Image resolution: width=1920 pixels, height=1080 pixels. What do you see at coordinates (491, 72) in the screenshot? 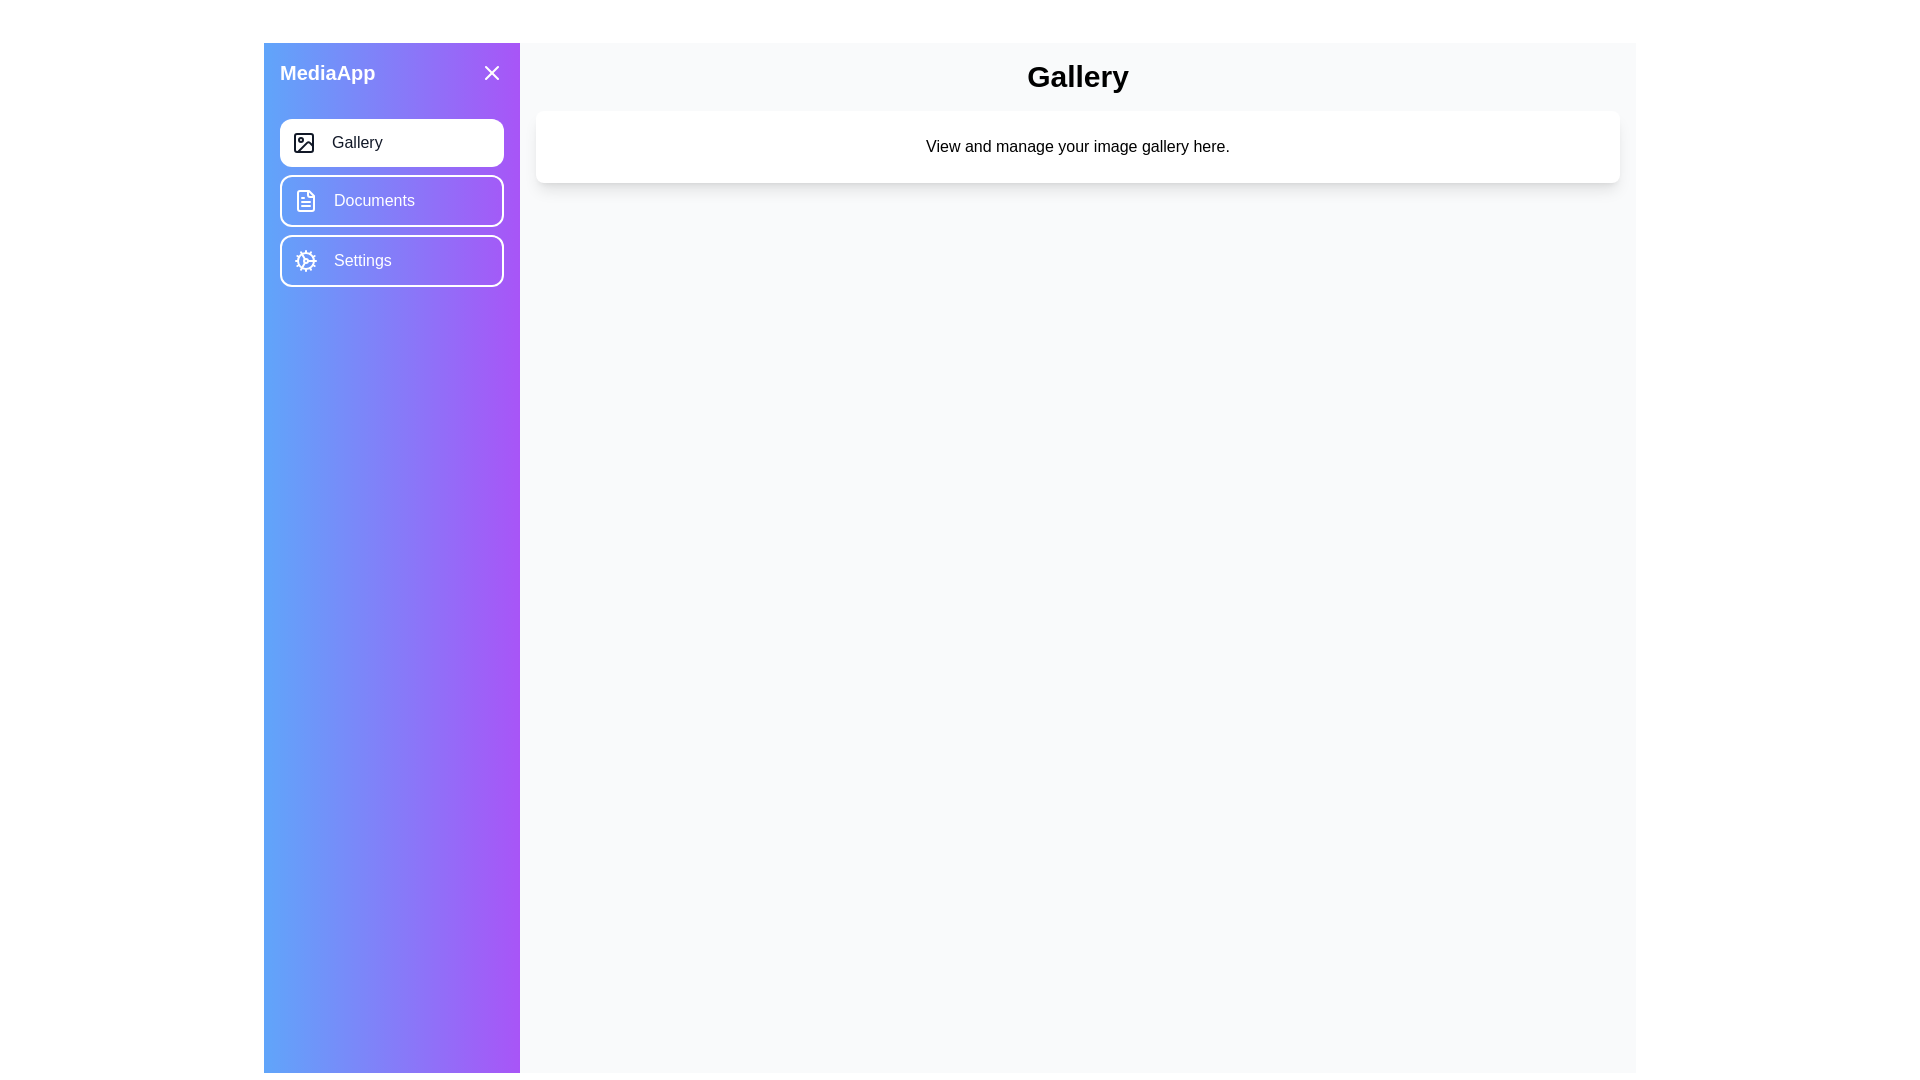
I see `the toggle button in the top-right corner of the drawer to toggle its open or close state` at bounding box center [491, 72].